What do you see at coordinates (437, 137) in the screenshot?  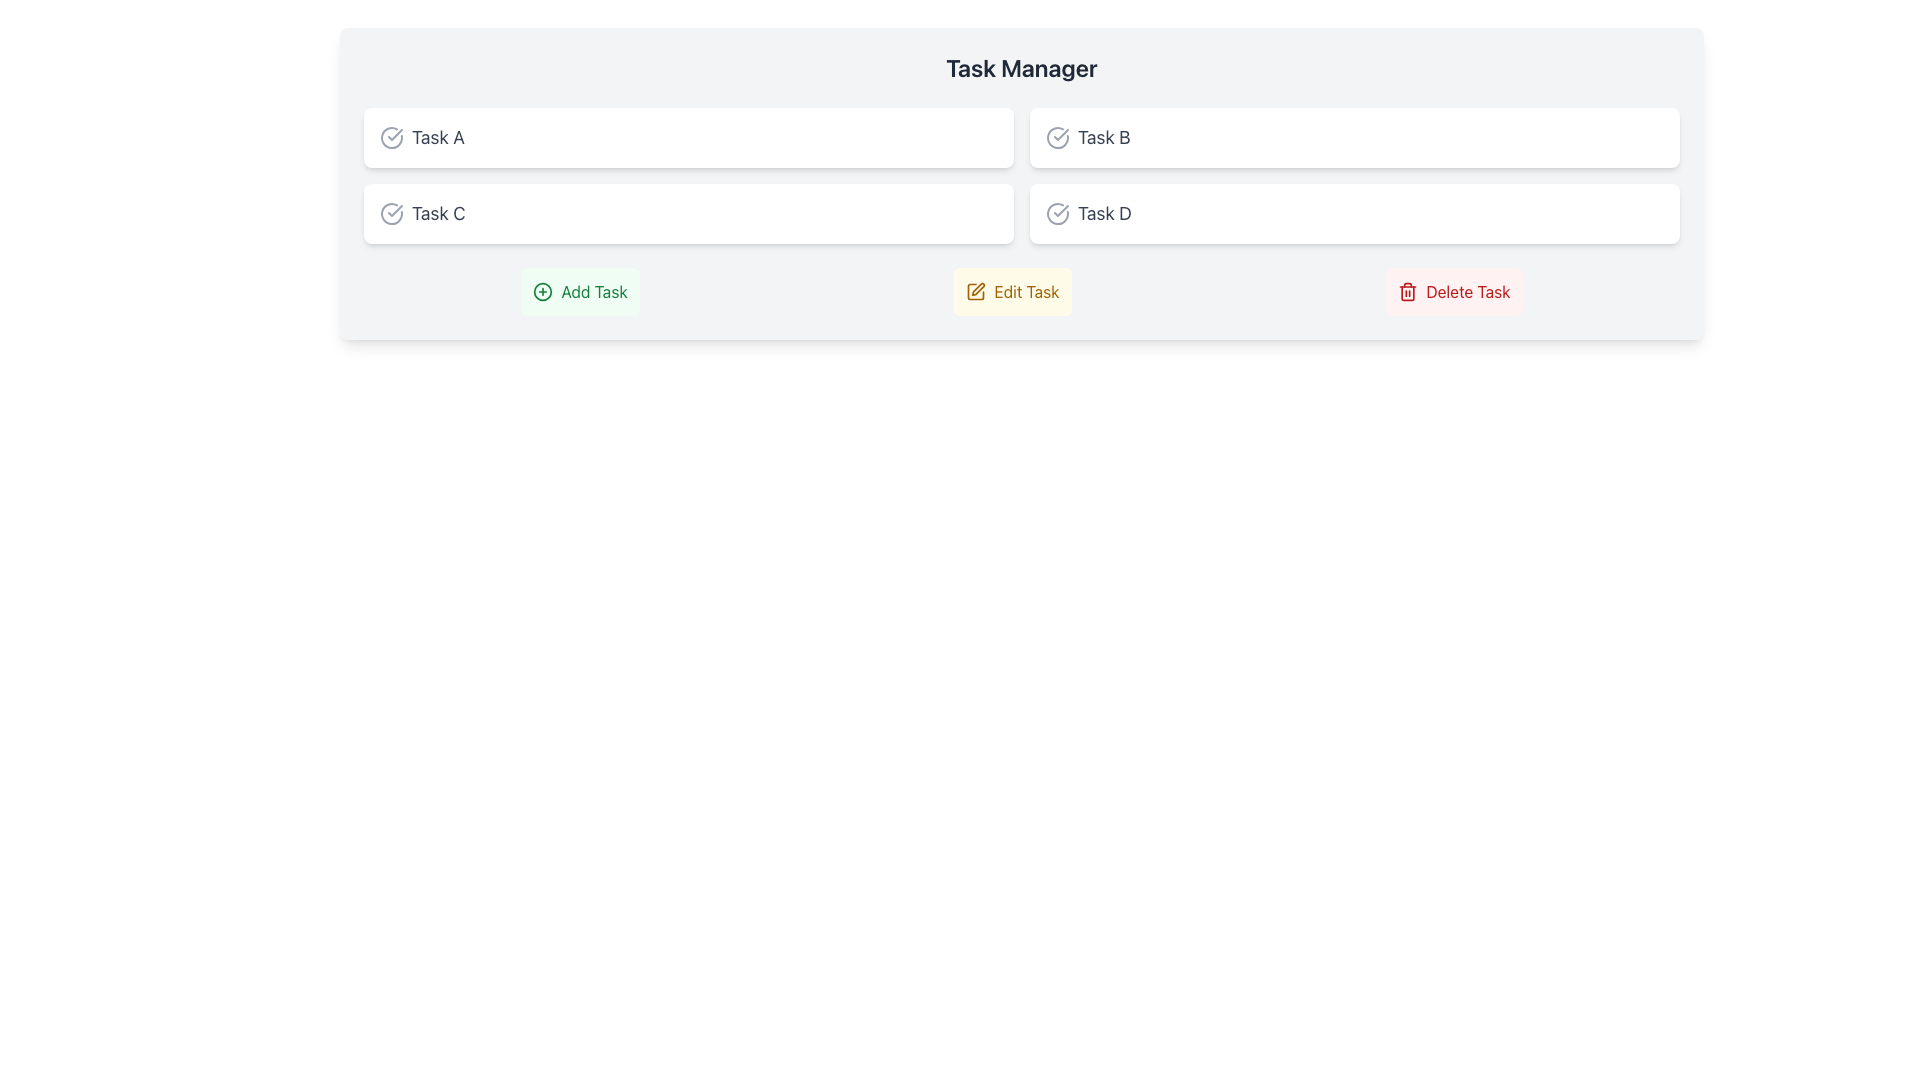 I see `on the text label displaying 'Task A' located in the first task card in the task list, immediately following a checkmark icon` at bounding box center [437, 137].